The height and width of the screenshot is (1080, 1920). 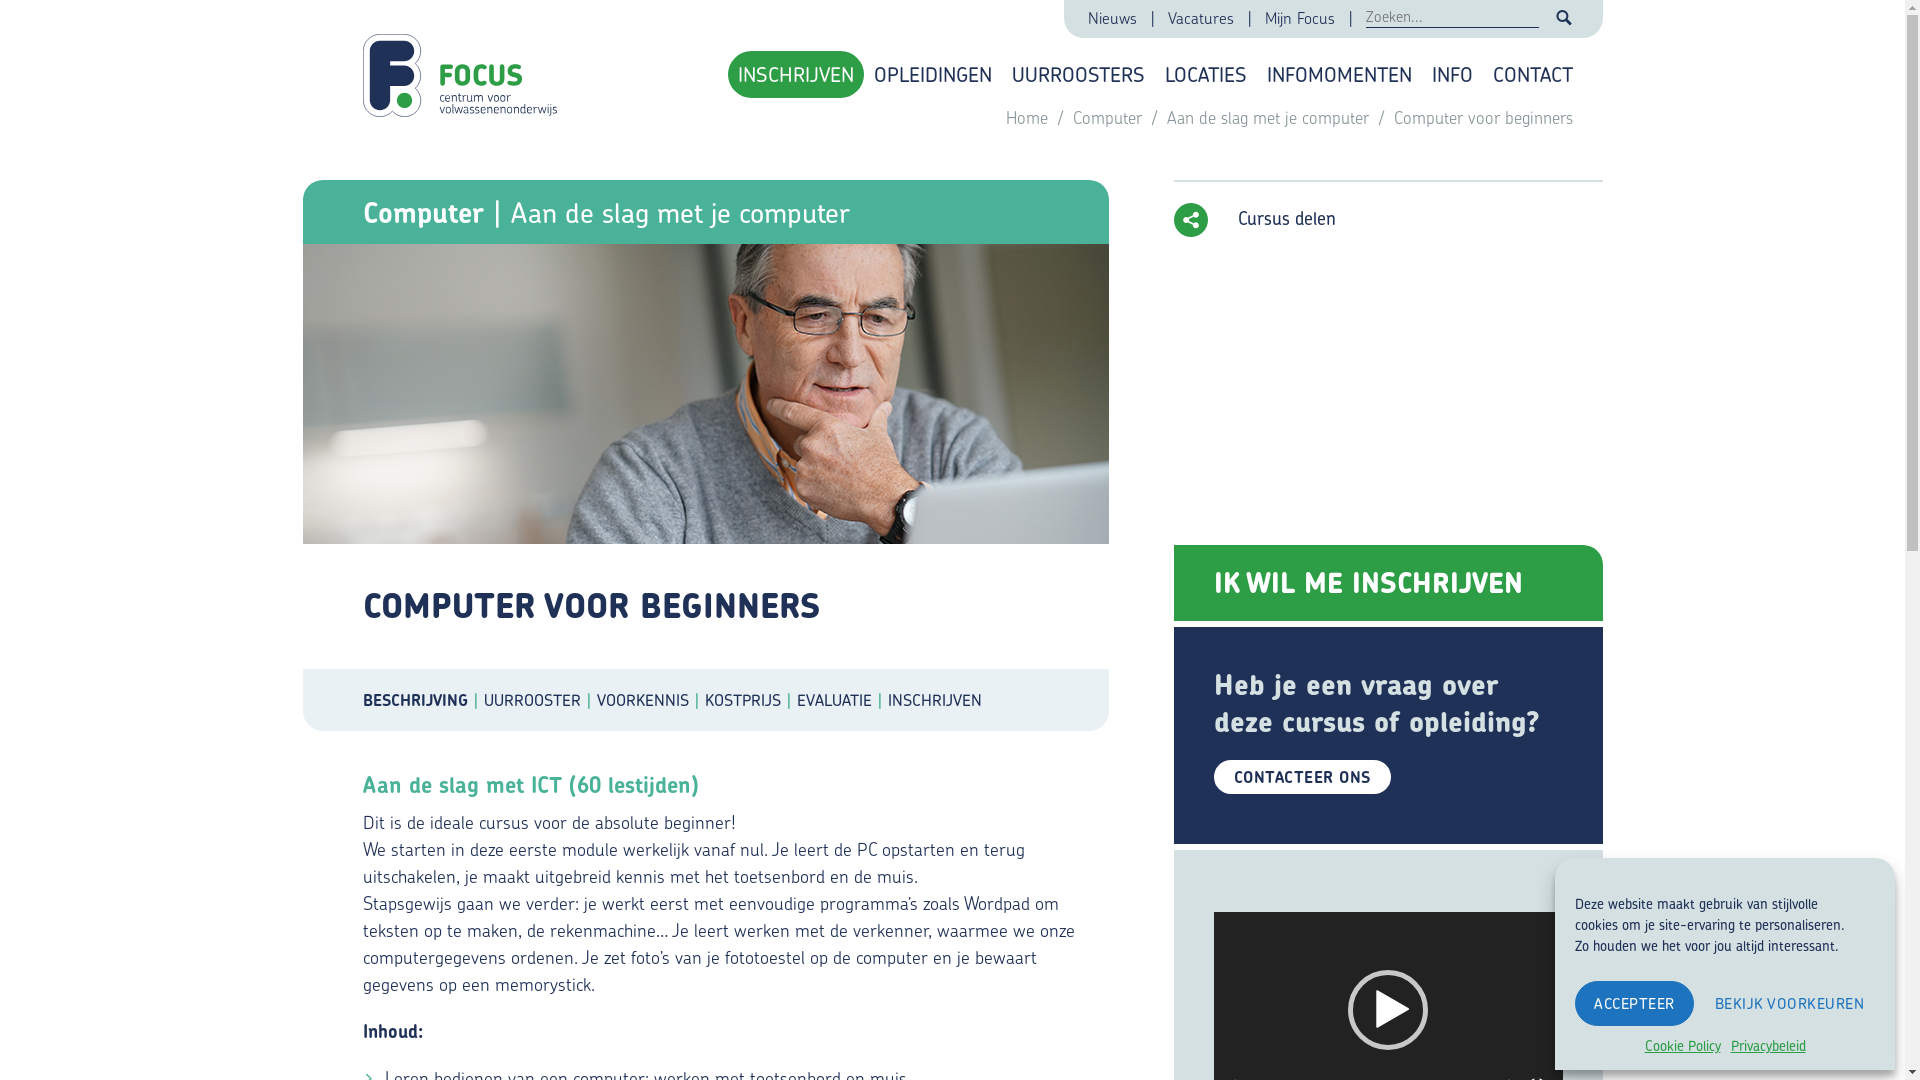 What do you see at coordinates (1790, 1003) in the screenshot?
I see `'BEKIJK VOORKEUREN'` at bounding box center [1790, 1003].